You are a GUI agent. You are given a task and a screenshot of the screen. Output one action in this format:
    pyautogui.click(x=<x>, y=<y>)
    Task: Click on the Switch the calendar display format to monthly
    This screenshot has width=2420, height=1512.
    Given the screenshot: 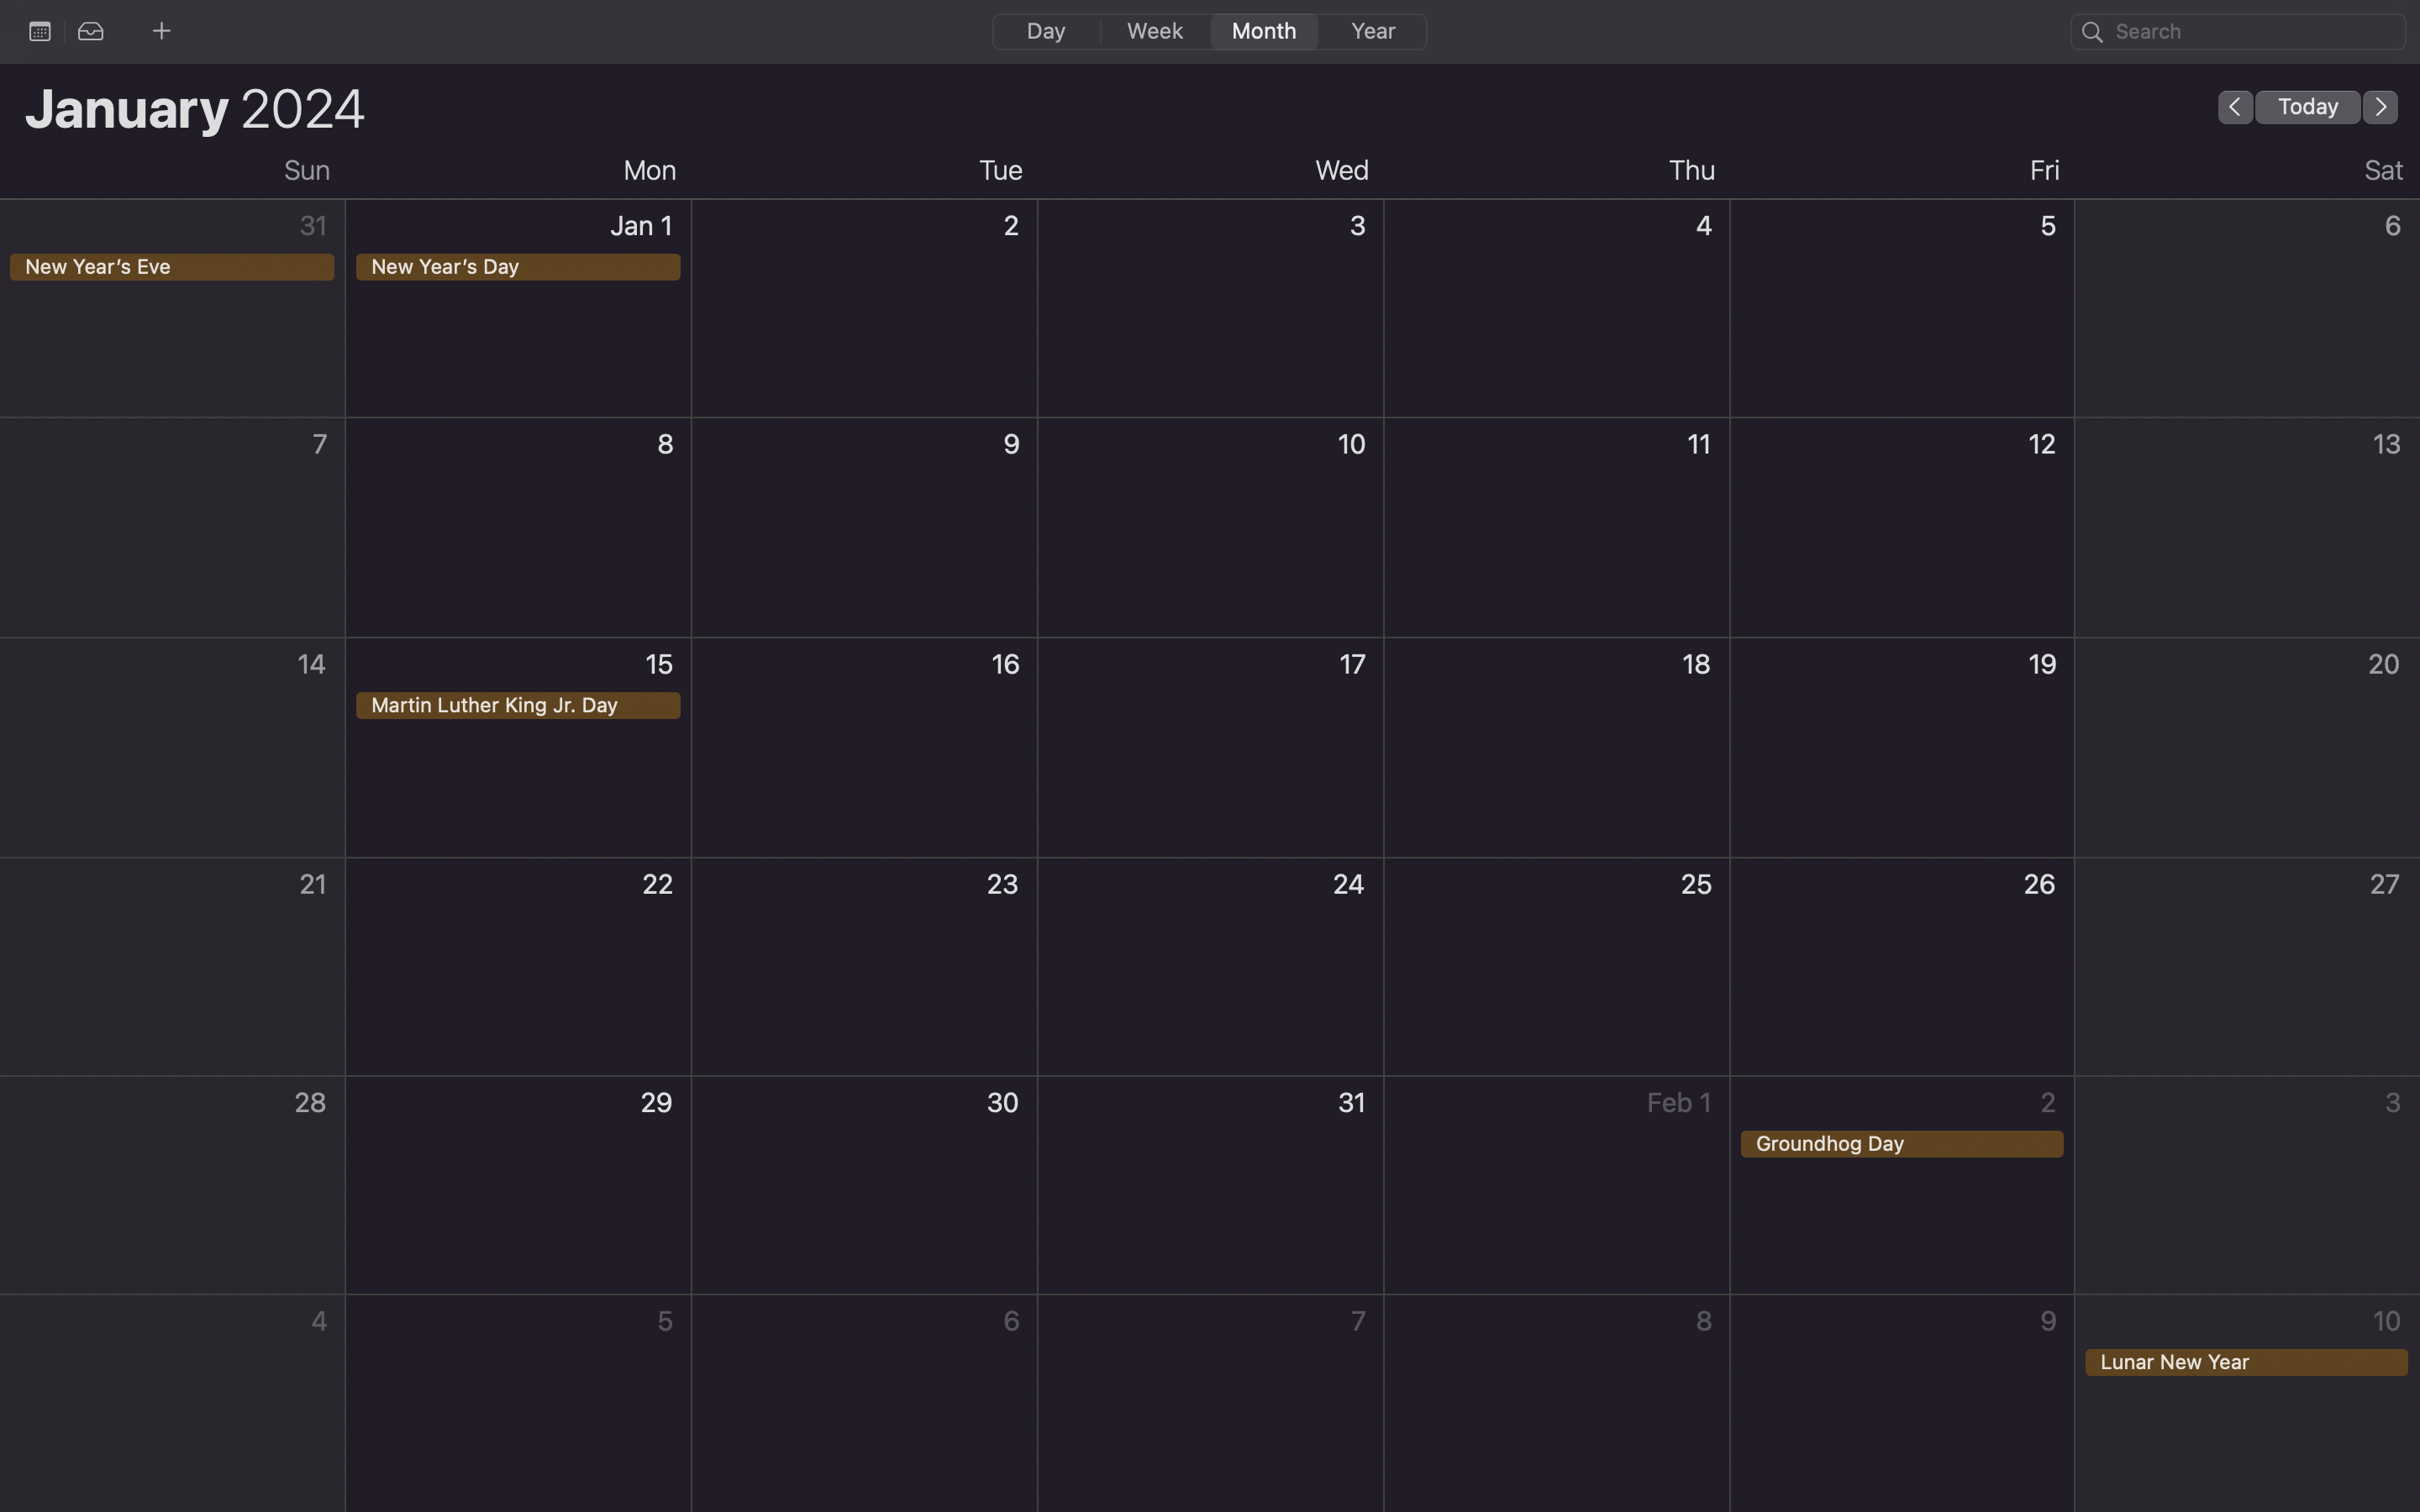 What is the action you would take?
    pyautogui.click(x=1260, y=30)
    